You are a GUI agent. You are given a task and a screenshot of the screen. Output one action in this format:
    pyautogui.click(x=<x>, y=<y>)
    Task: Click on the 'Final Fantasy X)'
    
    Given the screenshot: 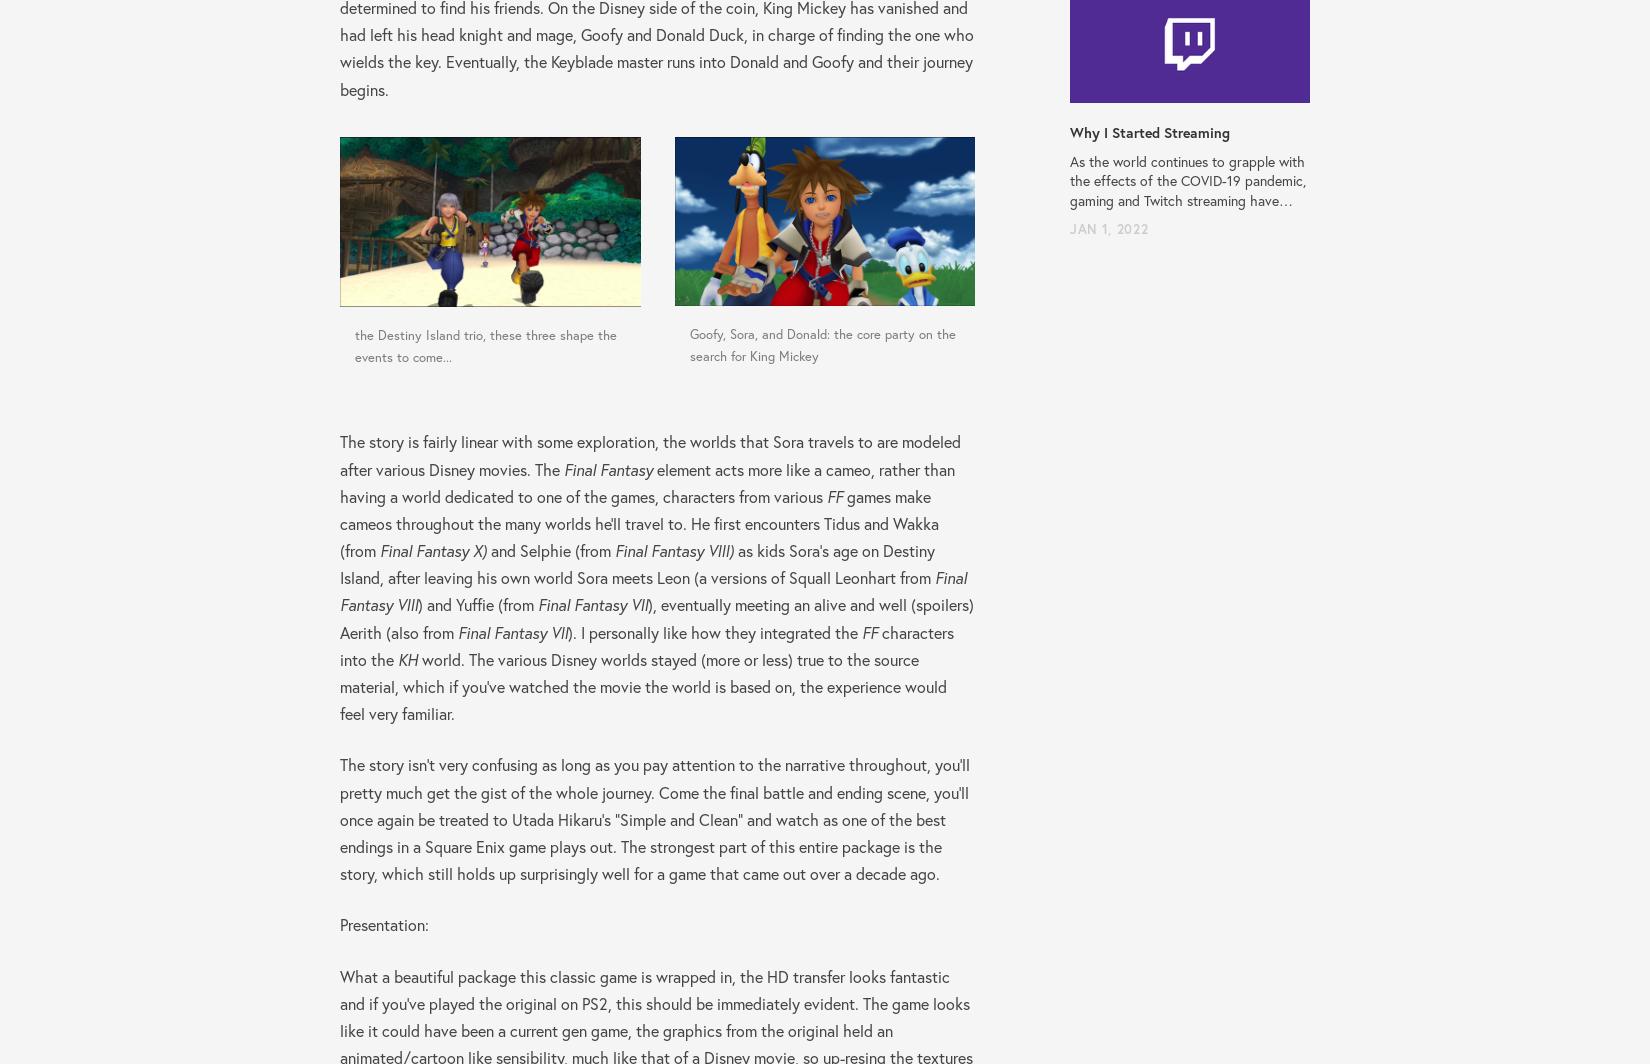 What is the action you would take?
    pyautogui.click(x=379, y=550)
    